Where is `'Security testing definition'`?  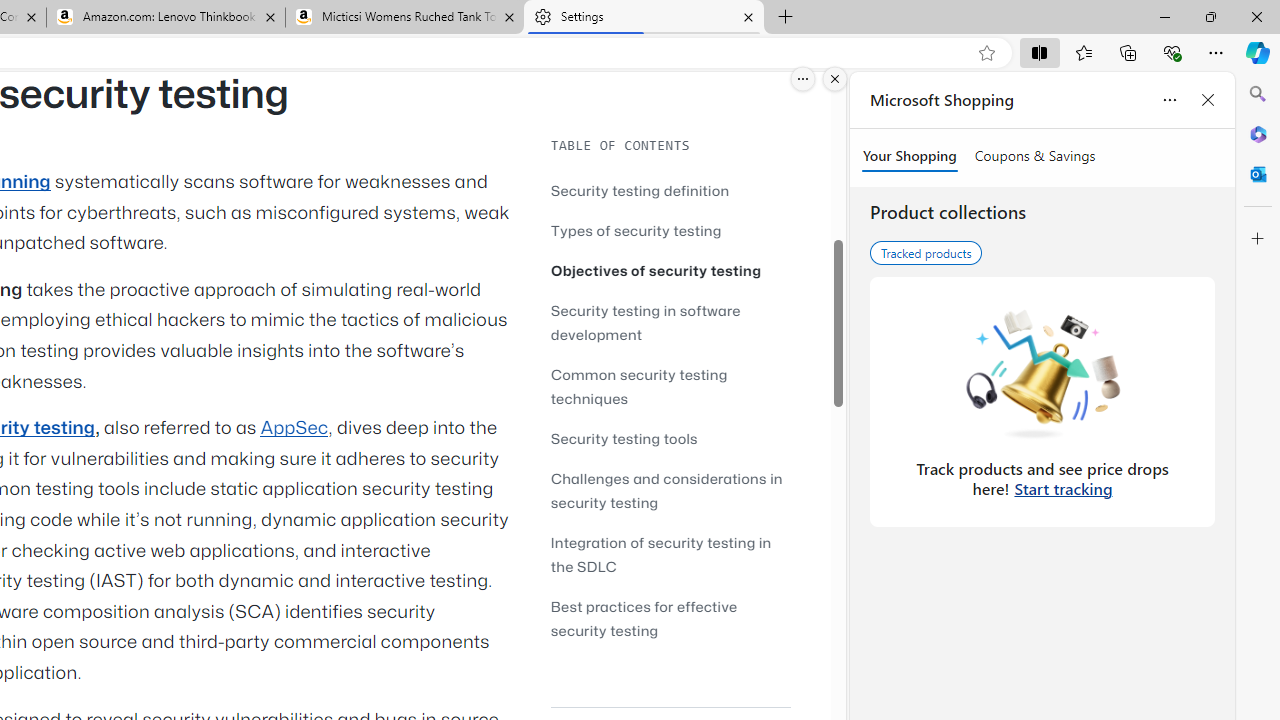
'Security testing definition' is located at coordinates (670, 190).